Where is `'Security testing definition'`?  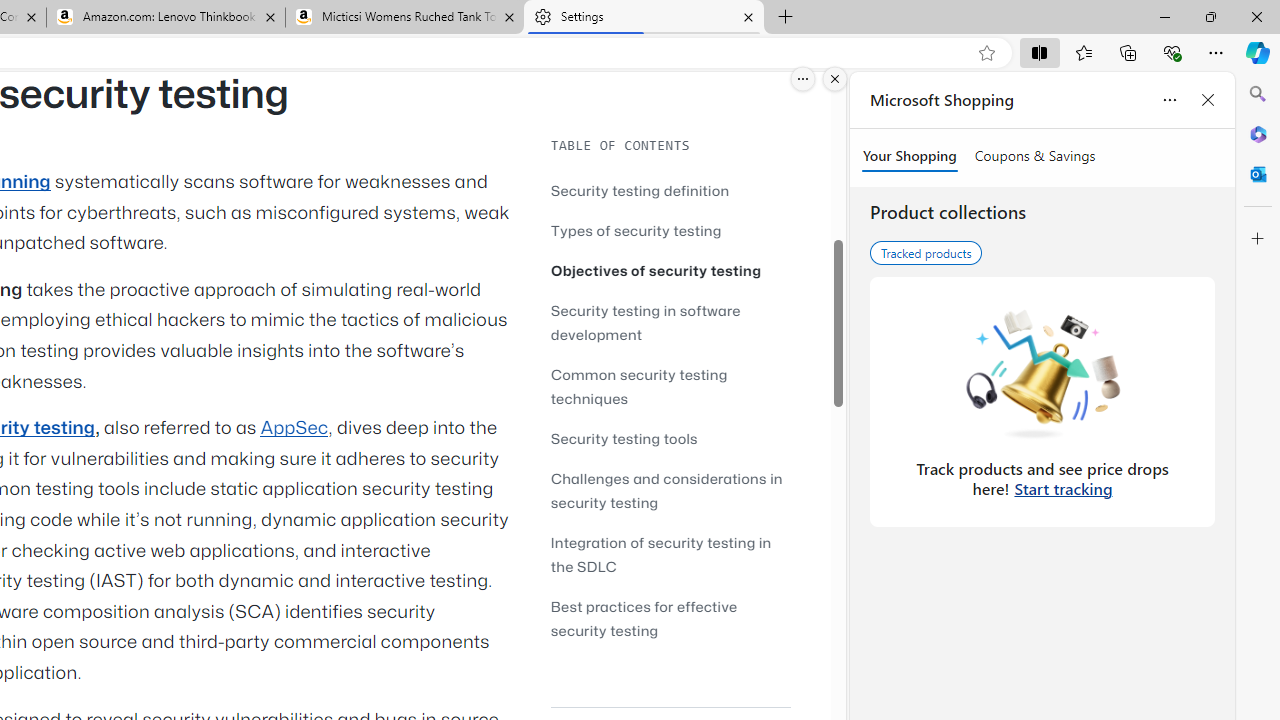
'Security testing definition' is located at coordinates (670, 190).